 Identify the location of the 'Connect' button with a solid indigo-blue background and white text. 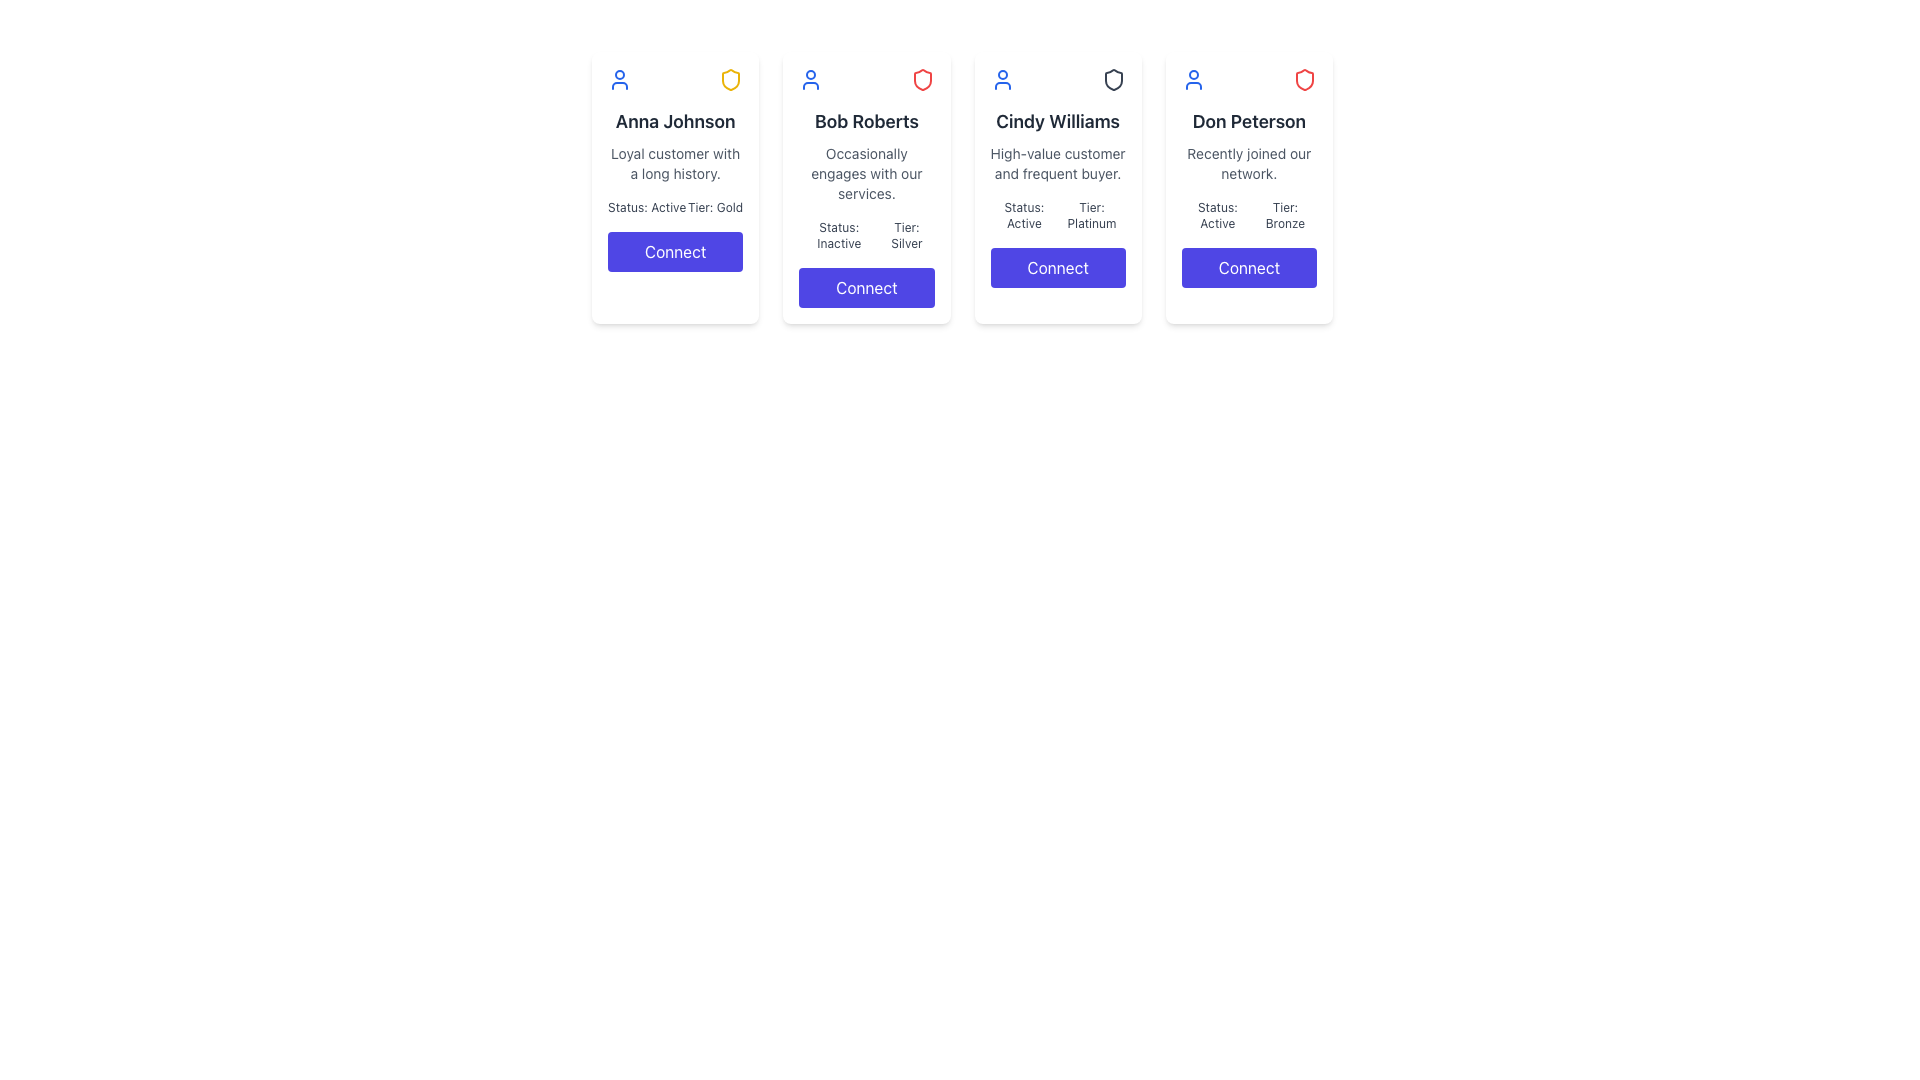
(1057, 266).